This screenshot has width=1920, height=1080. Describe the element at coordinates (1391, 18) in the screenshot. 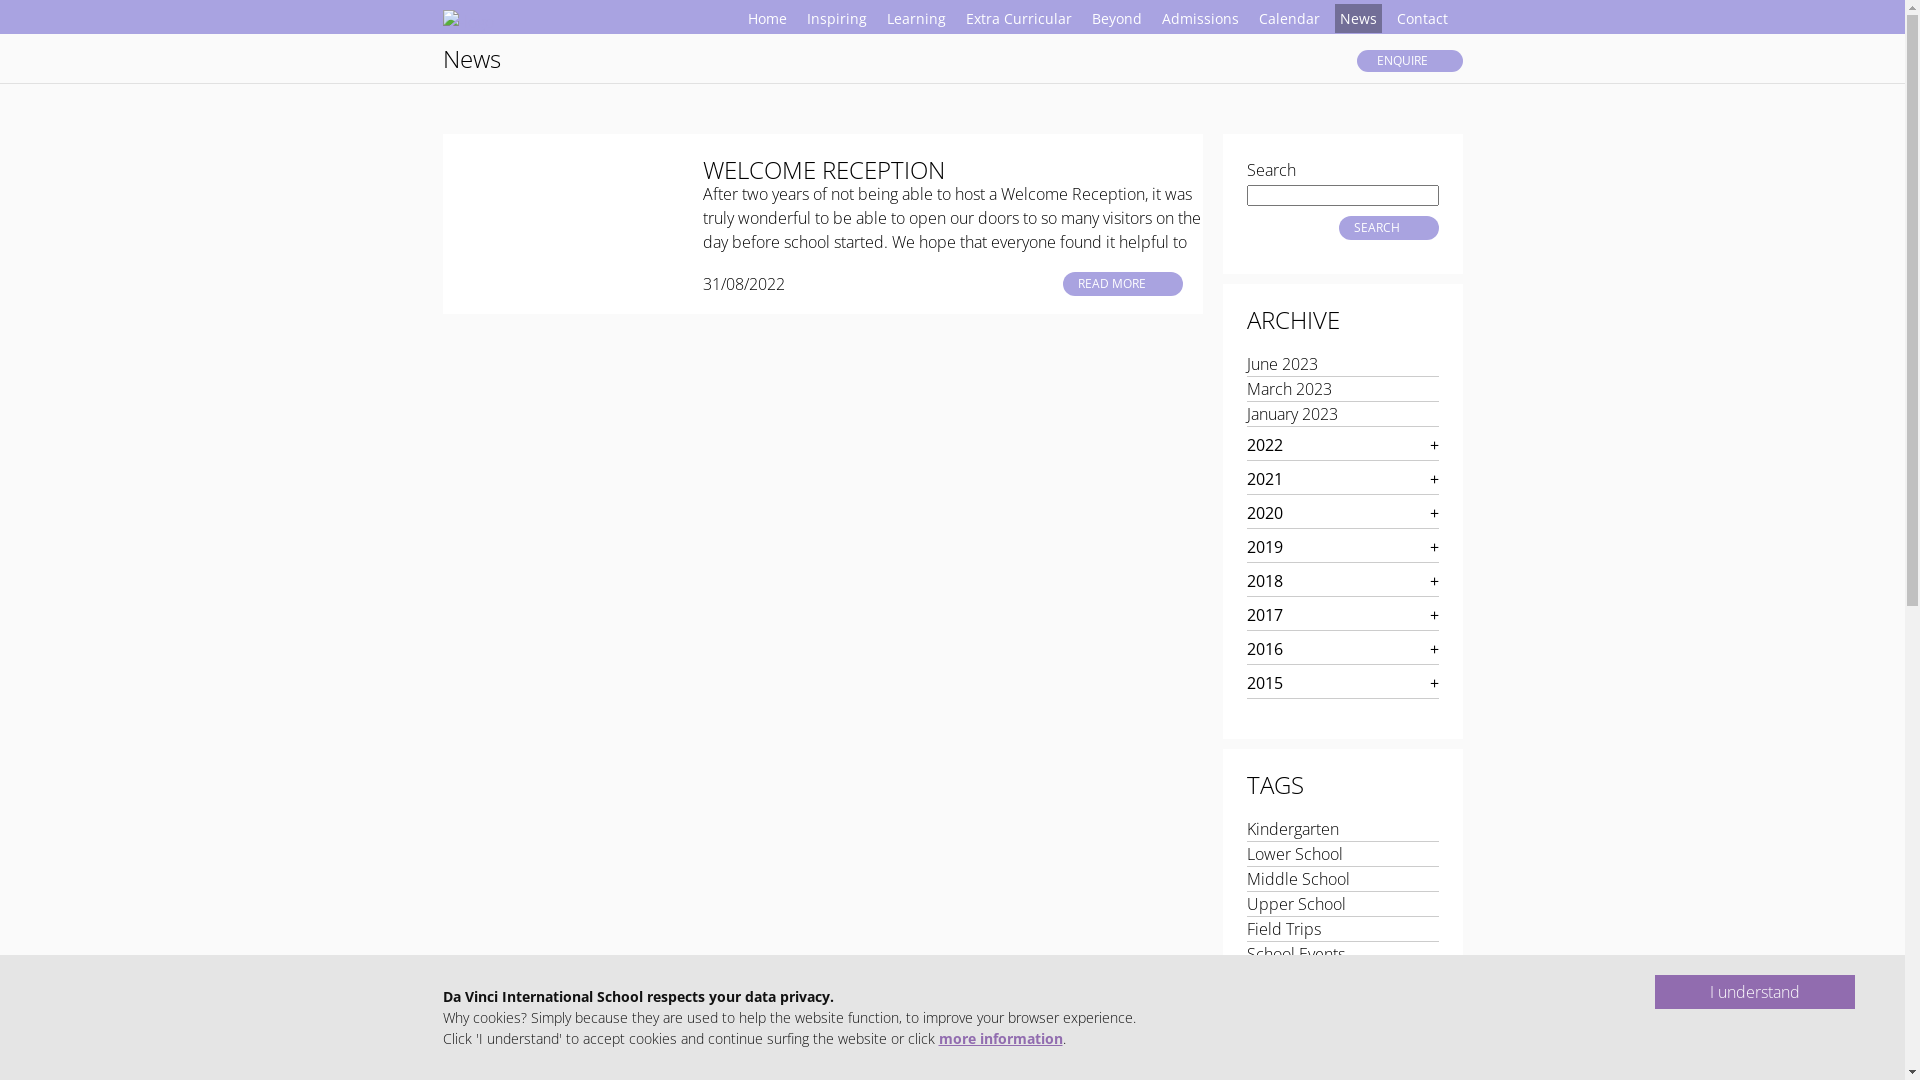

I see `'Contact'` at that location.